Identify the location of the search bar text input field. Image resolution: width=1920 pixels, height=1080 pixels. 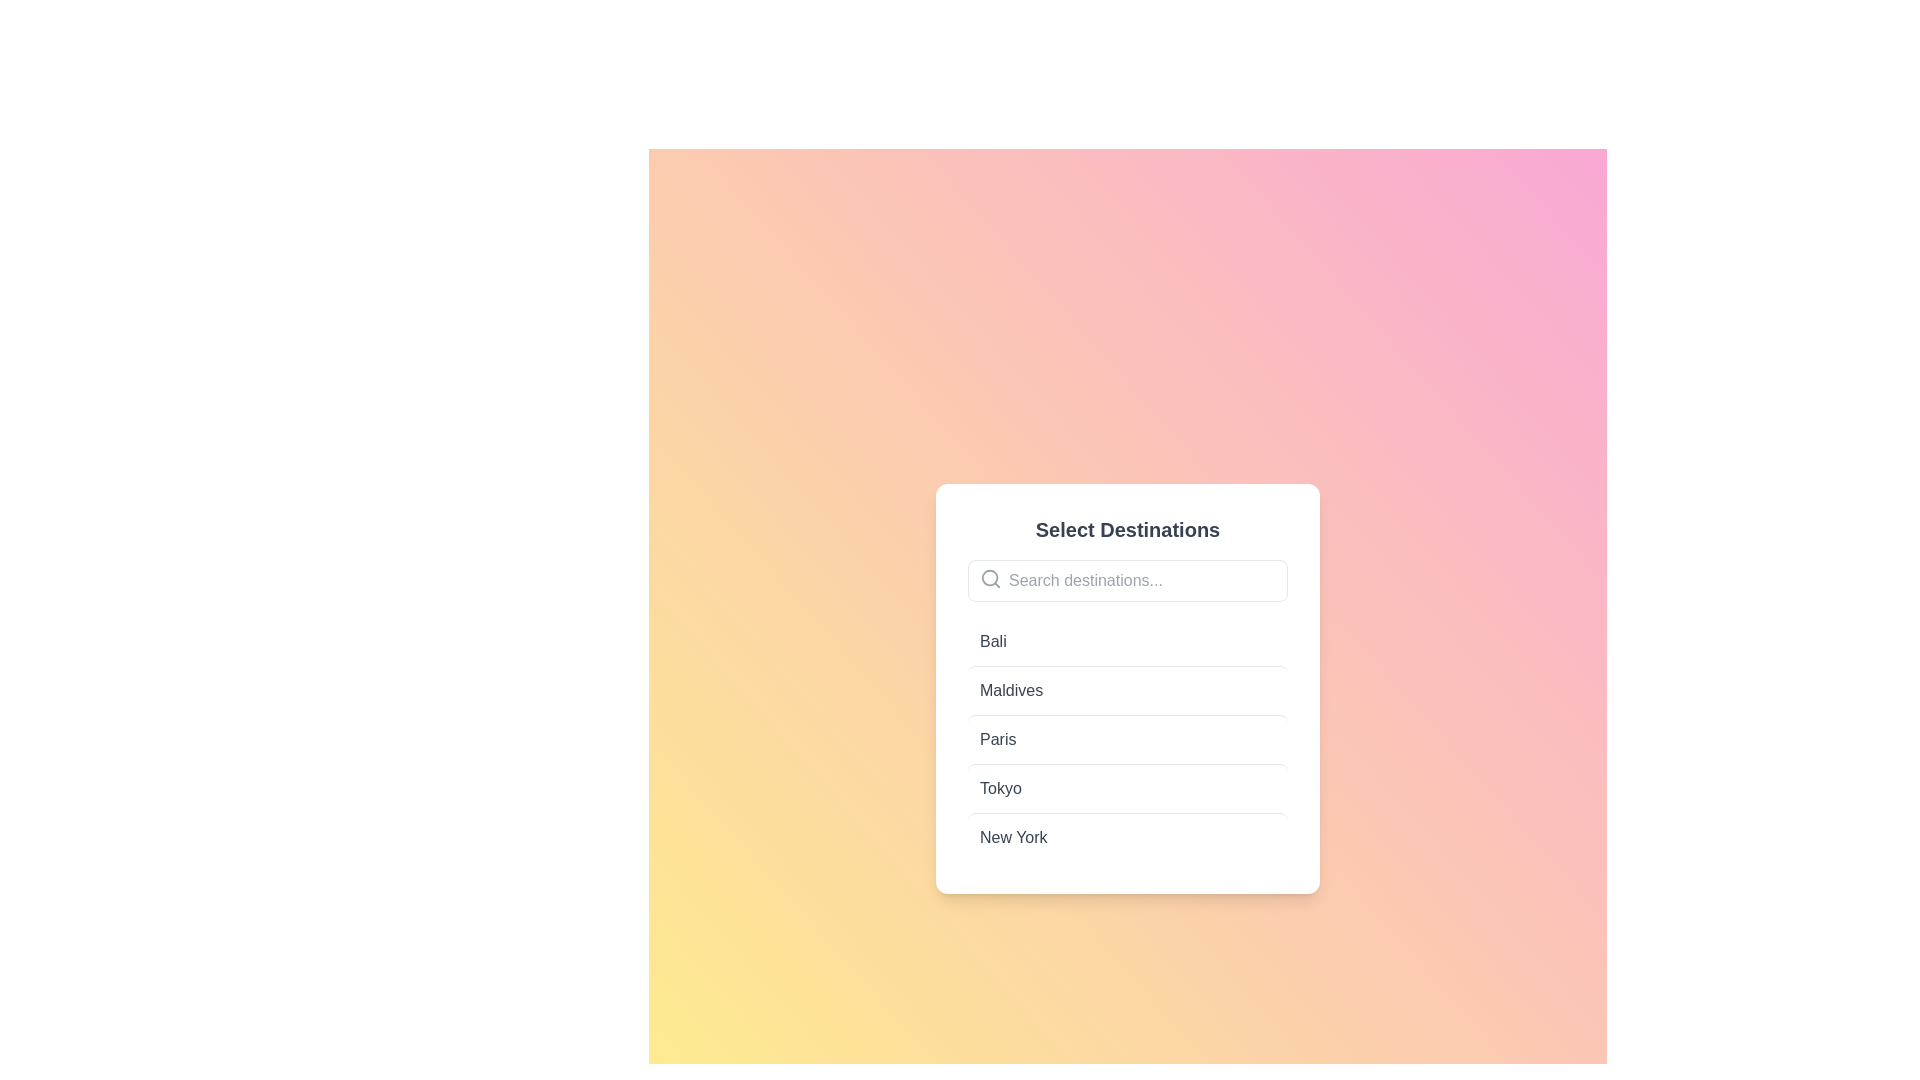
(1128, 581).